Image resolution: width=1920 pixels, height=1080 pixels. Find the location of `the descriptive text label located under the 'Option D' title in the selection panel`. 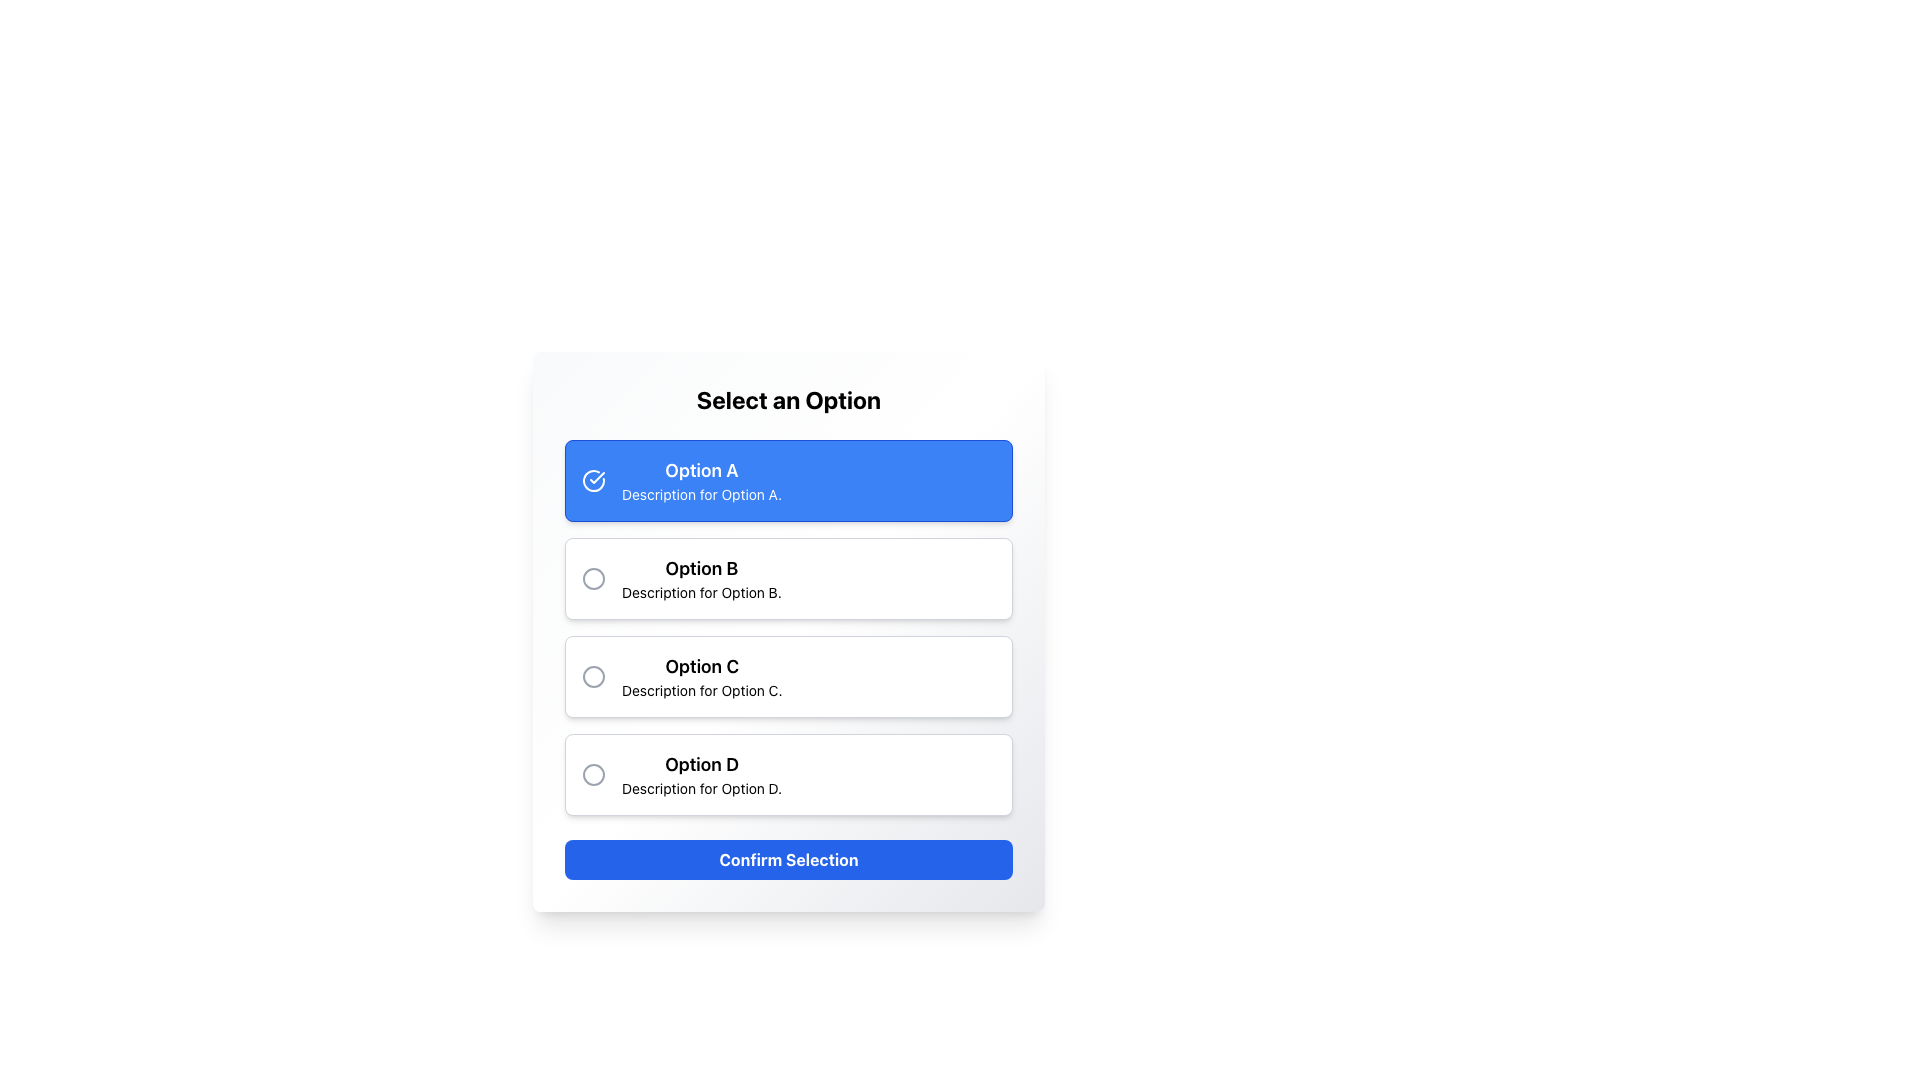

the descriptive text label located under the 'Option D' title in the selection panel is located at coordinates (702, 788).